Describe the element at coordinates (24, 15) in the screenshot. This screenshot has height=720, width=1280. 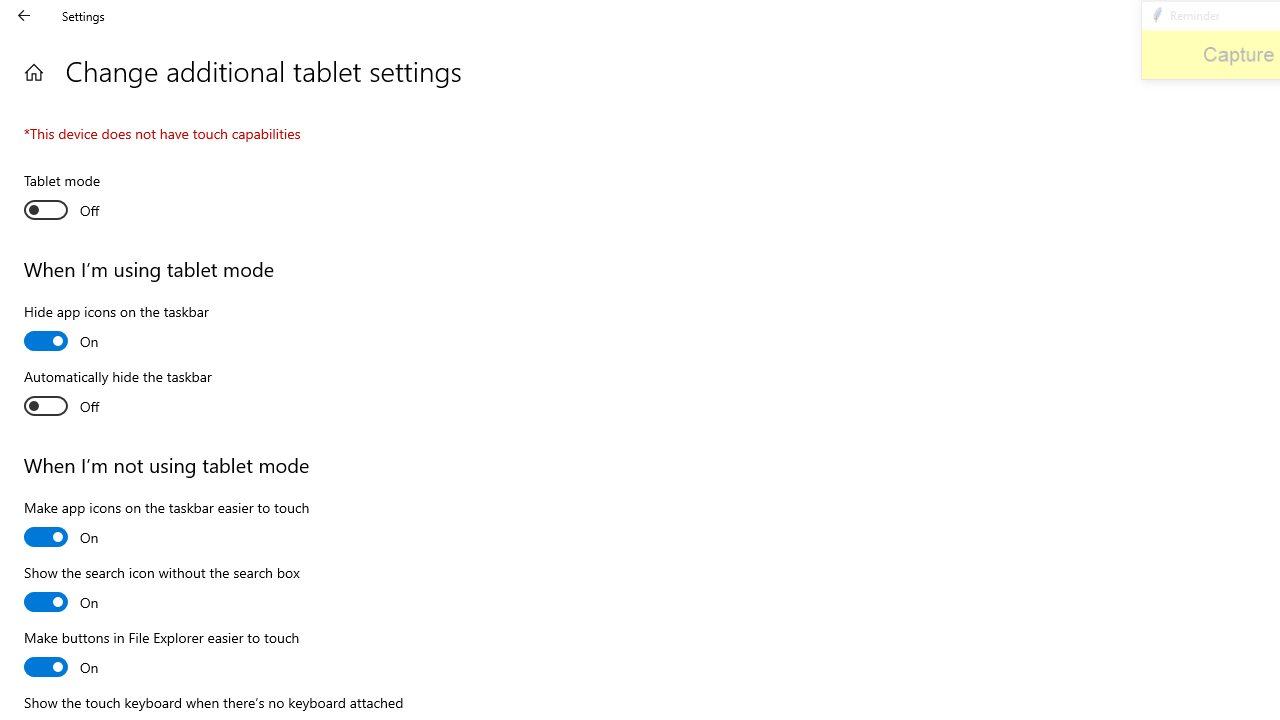
I see `'Back'` at that location.